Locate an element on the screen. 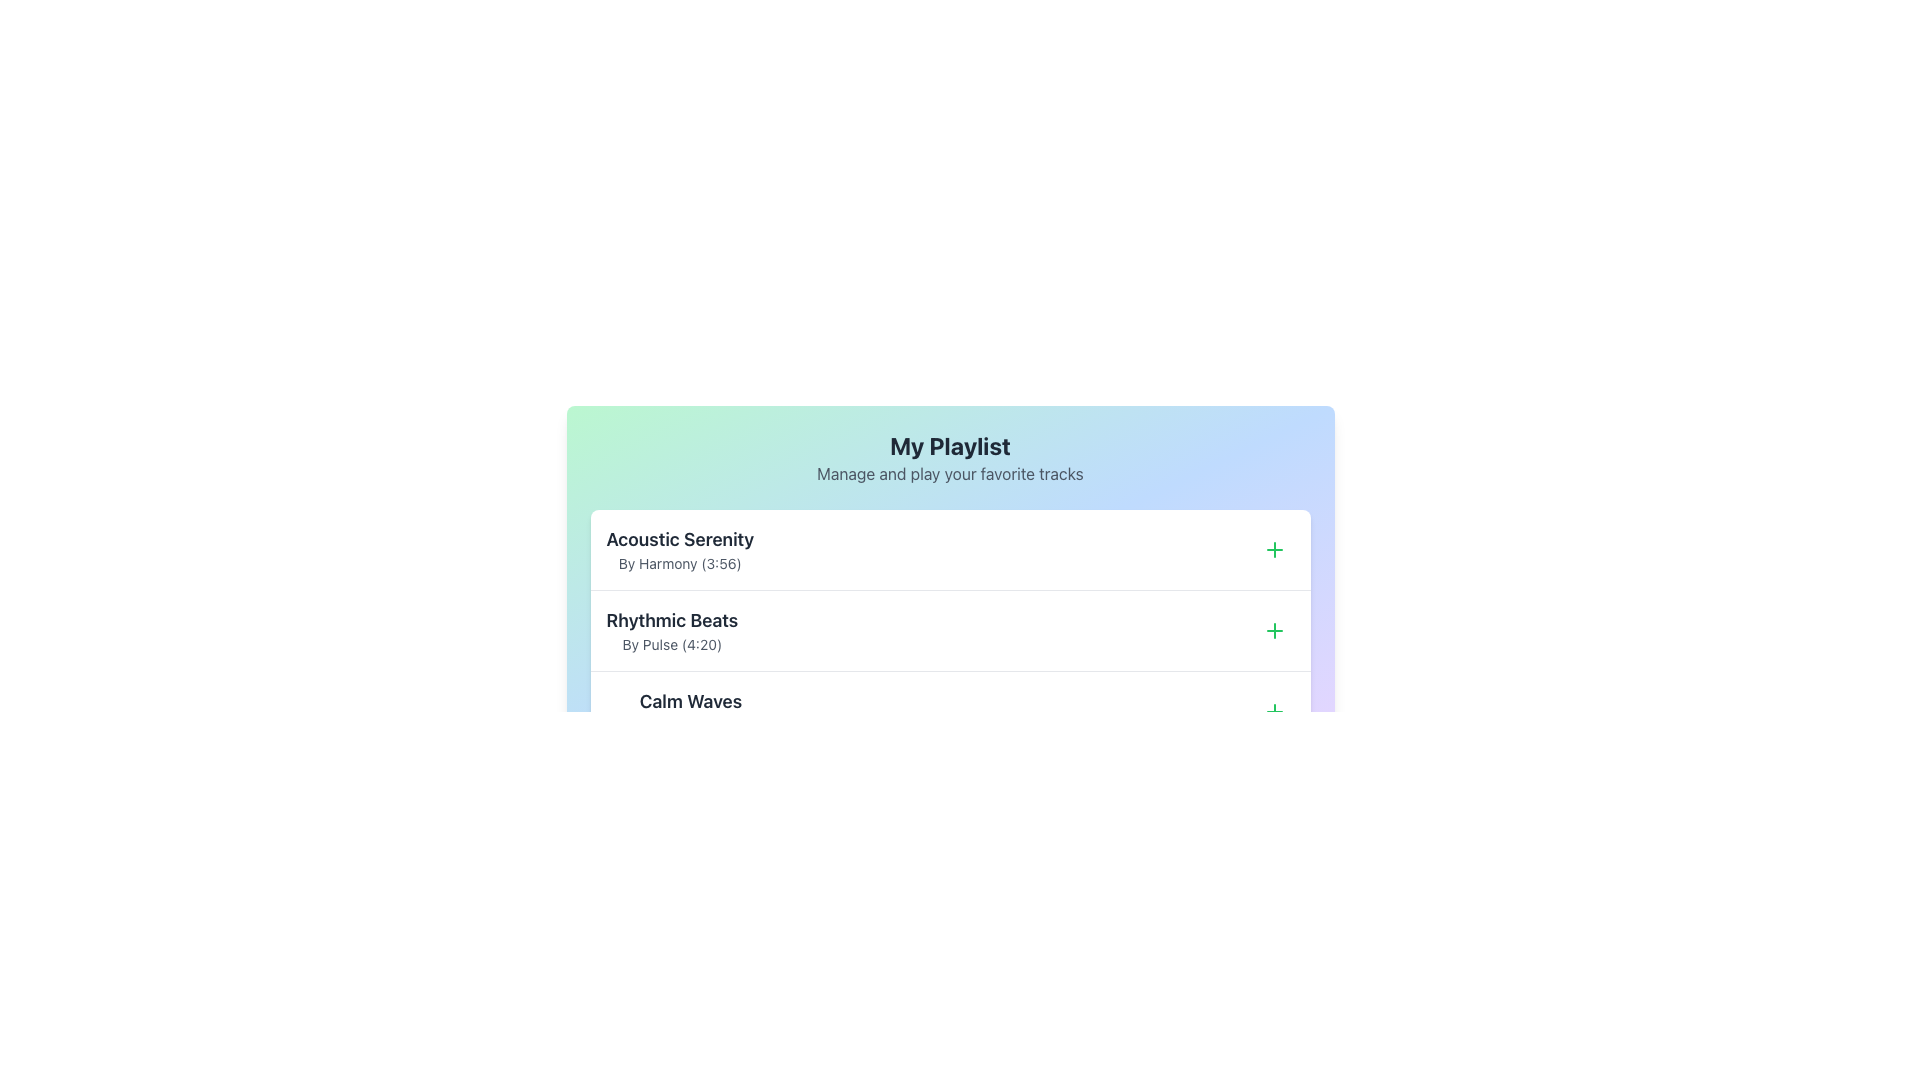 The width and height of the screenshot is (1920, 1080). the button is located at coordinates (1273, 711).